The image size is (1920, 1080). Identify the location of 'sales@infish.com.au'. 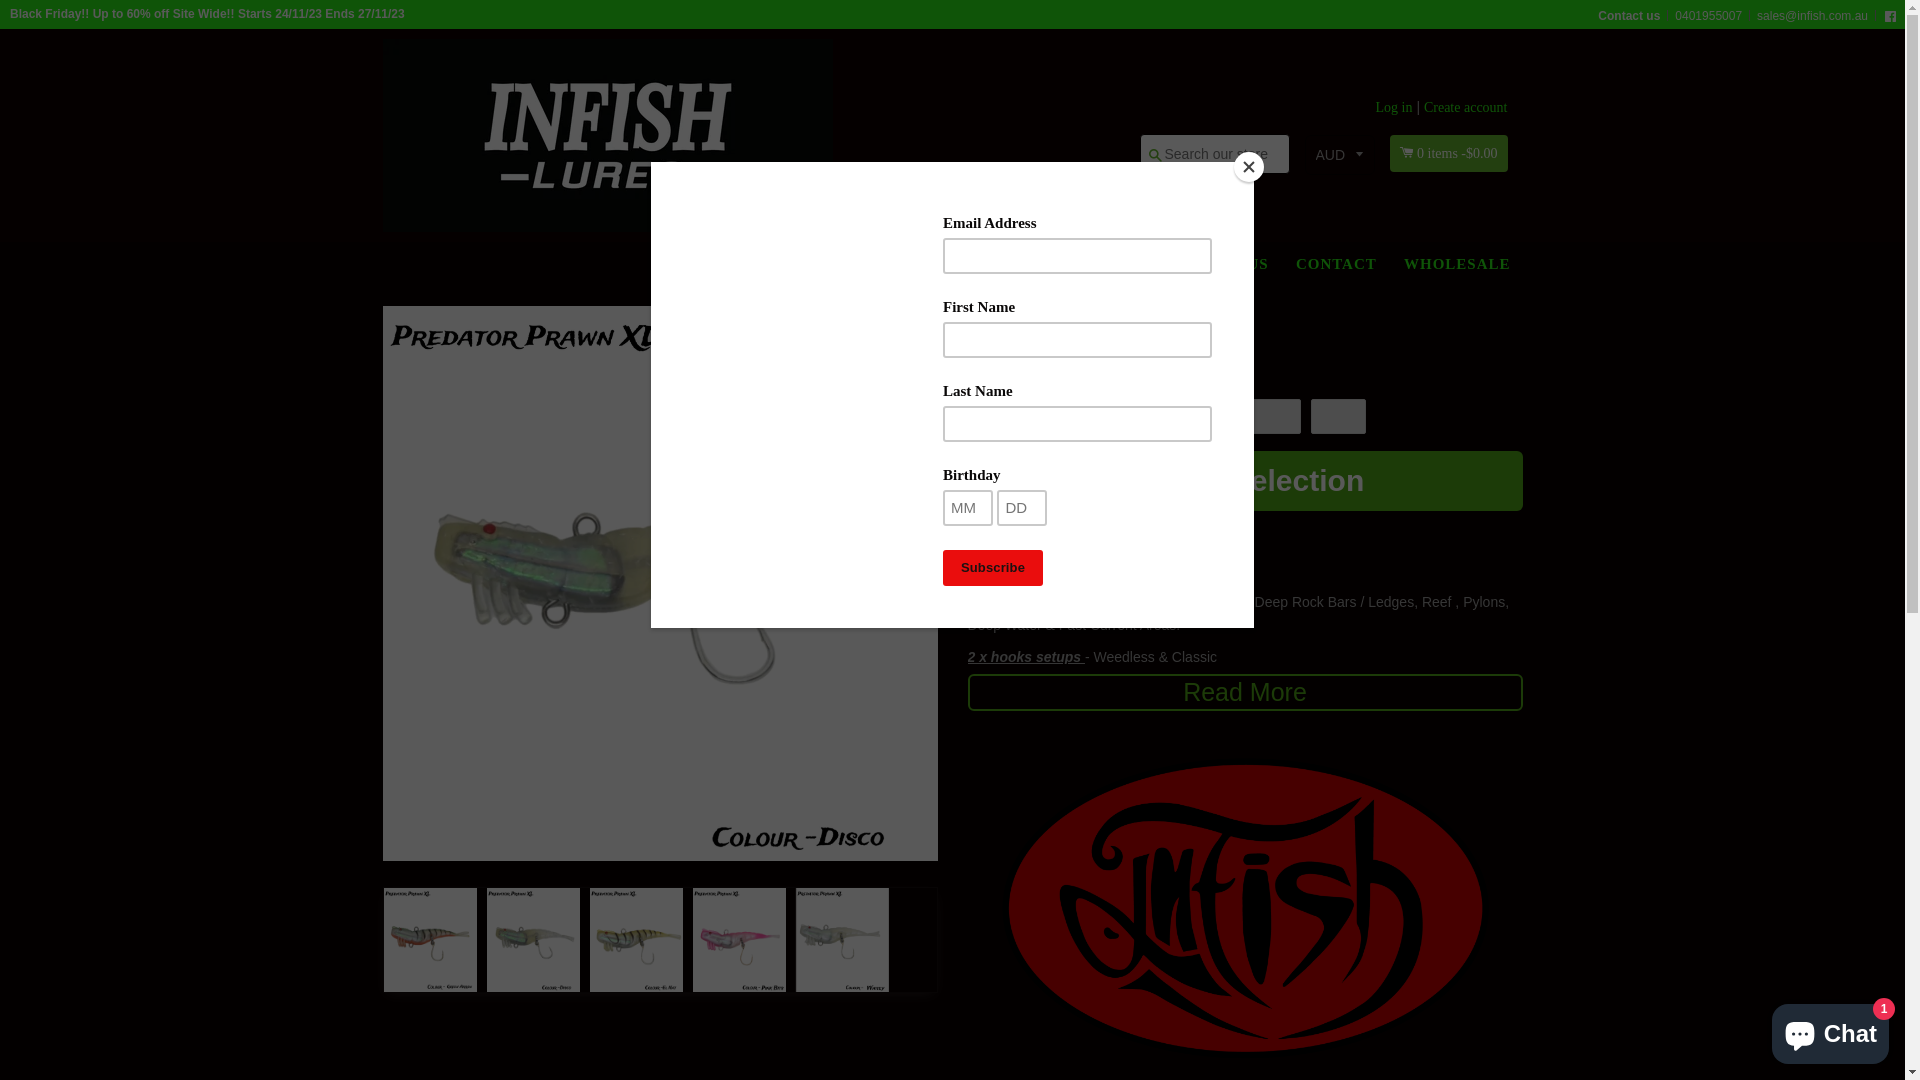
(1812, 15).